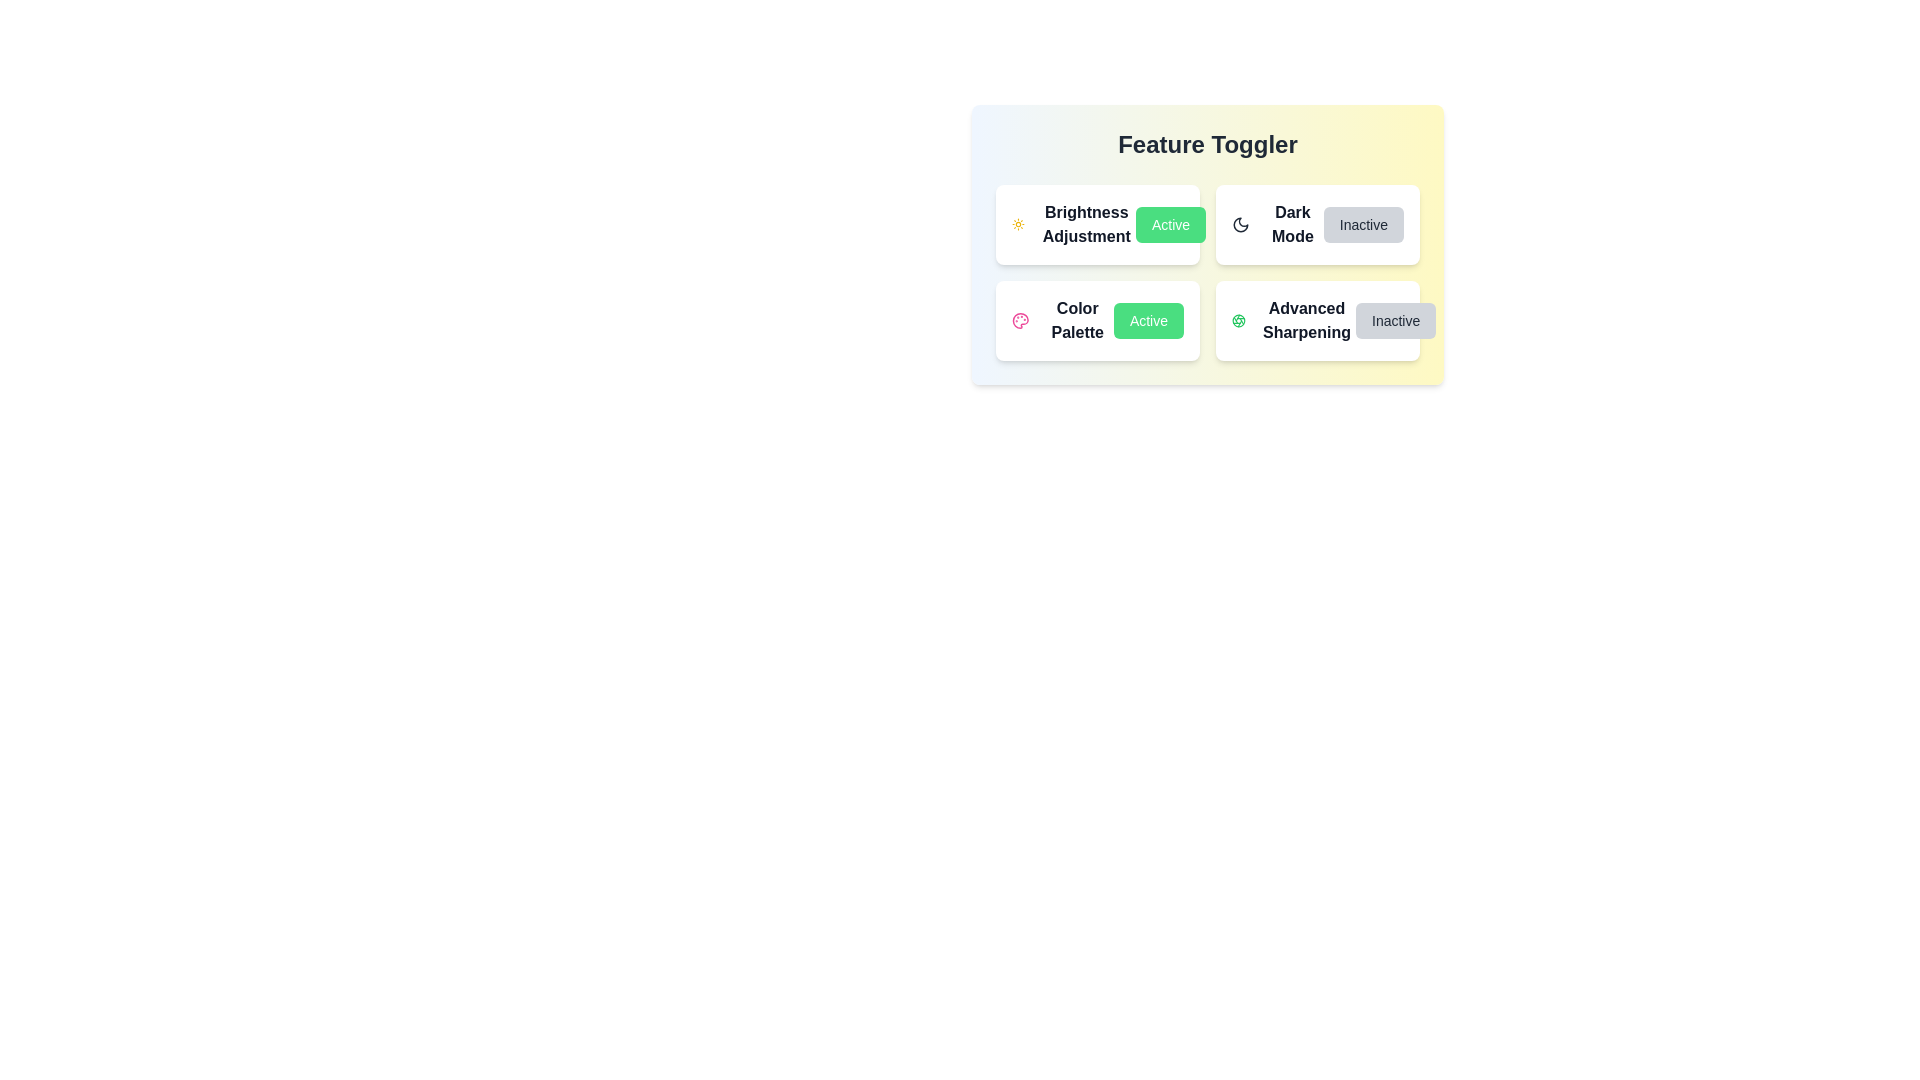 The width and height of the screenshot is (1920, 1080). What do you see at coordinates (1171, 224) in the screenshot?
I see `button corresponding to the feature Brightness Adjustment to toggle its state` at bounding box center [1171, 224].